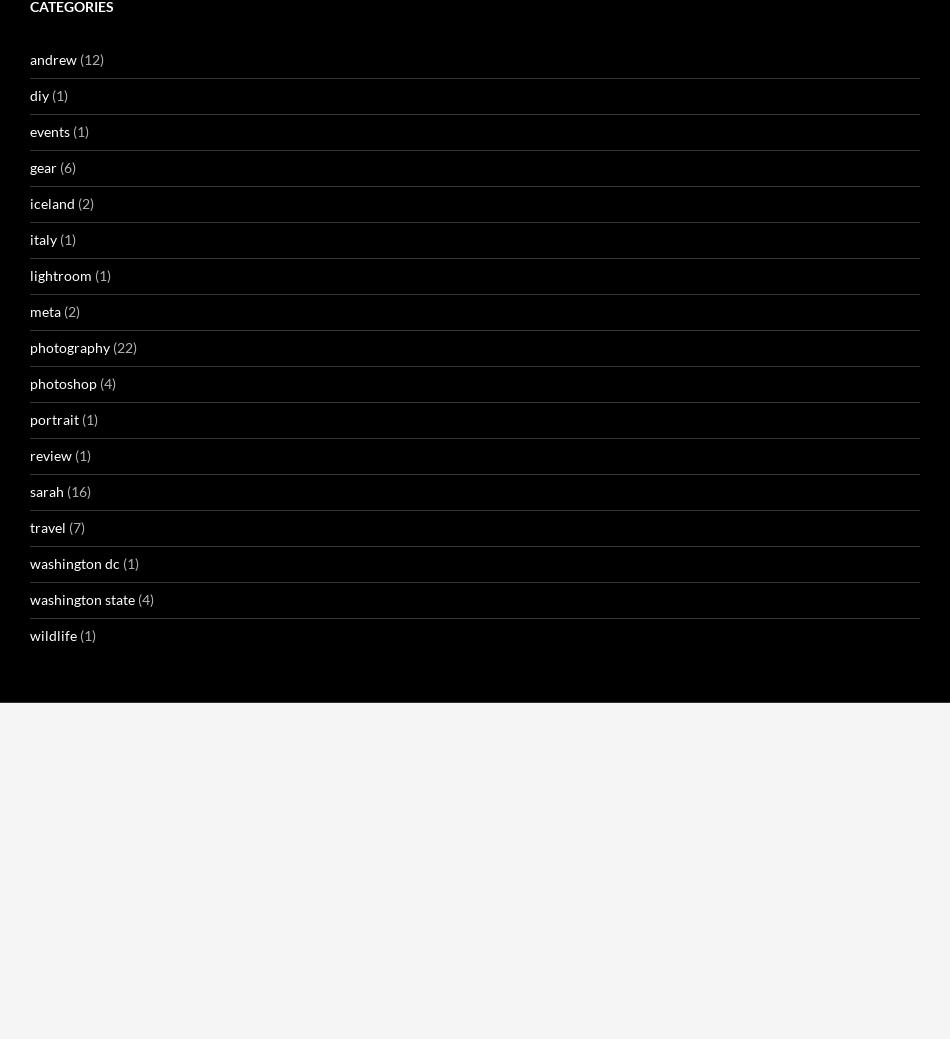 The height and width of the screenshot is (1039, 950). I want to click on 'washington dc', so click(434, 927).